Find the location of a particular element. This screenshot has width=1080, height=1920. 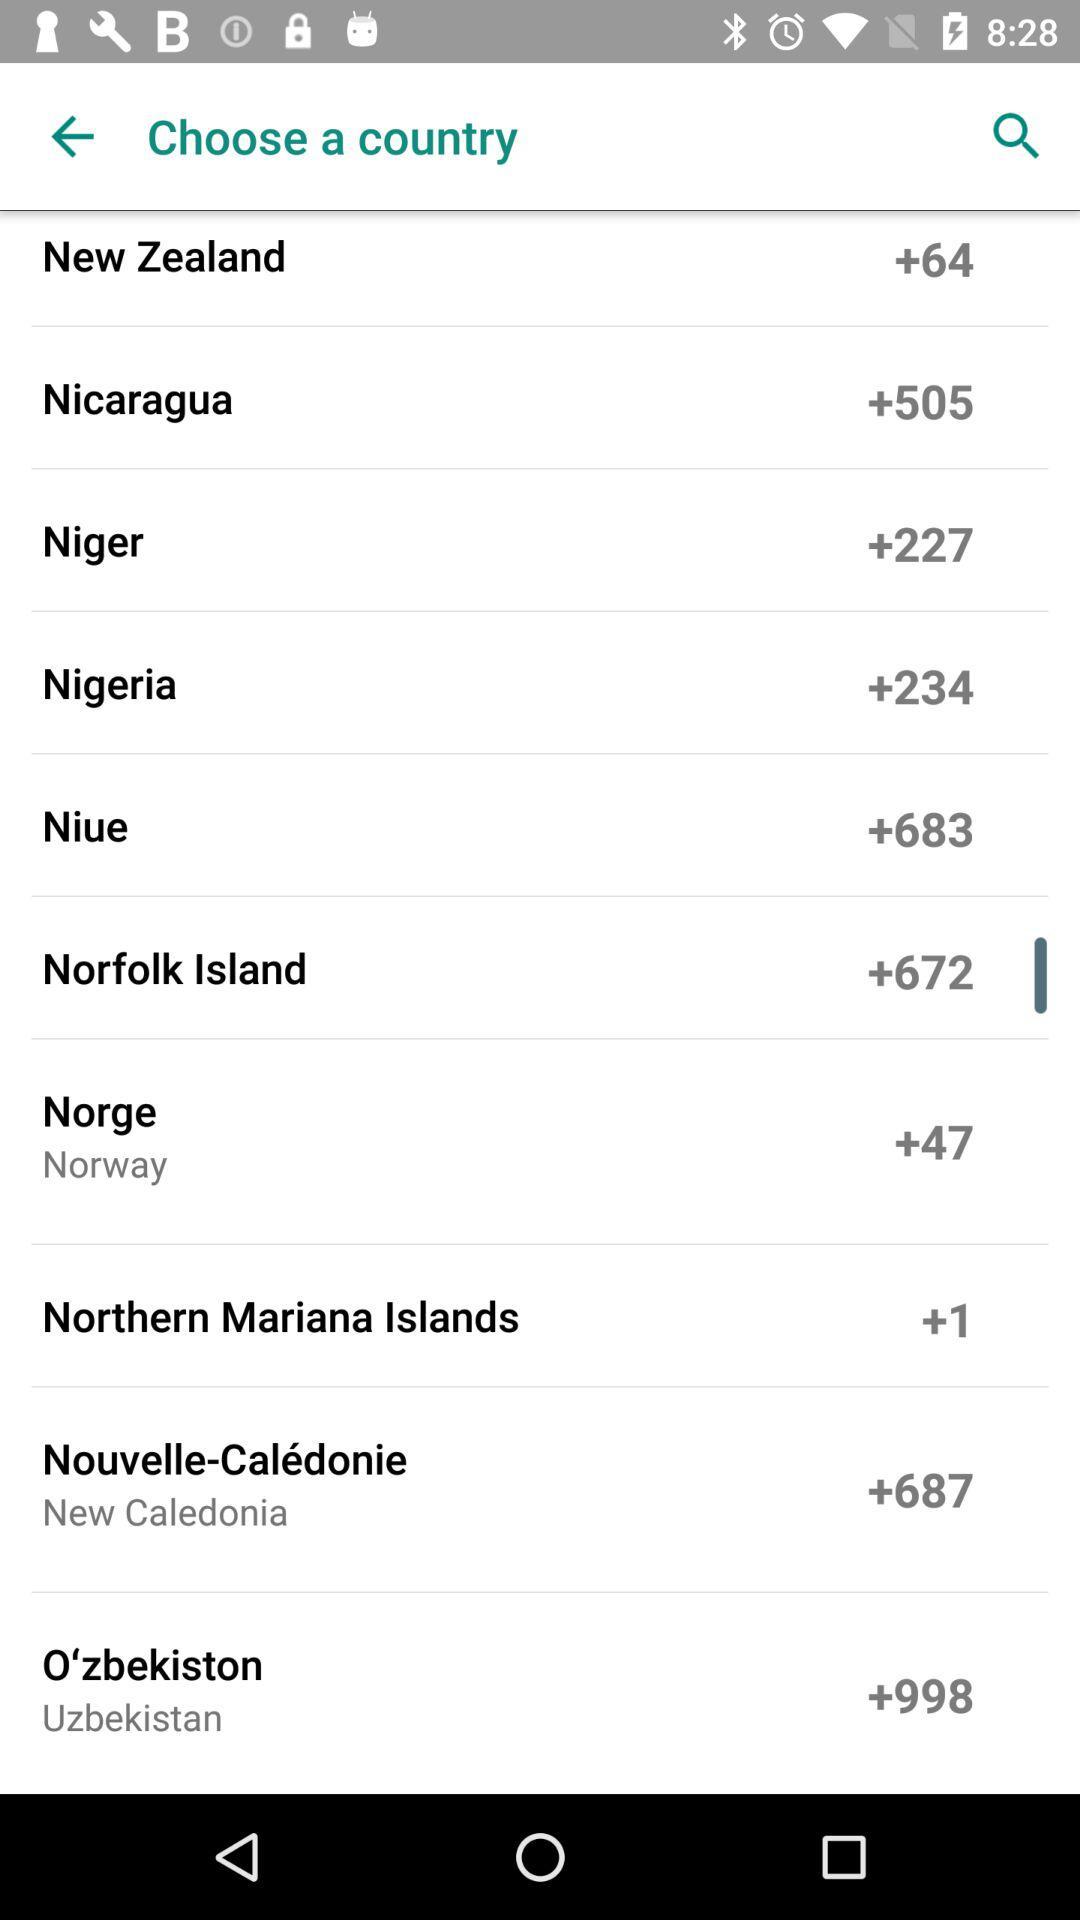

item above +234 item is located at coordinates (921, 539).